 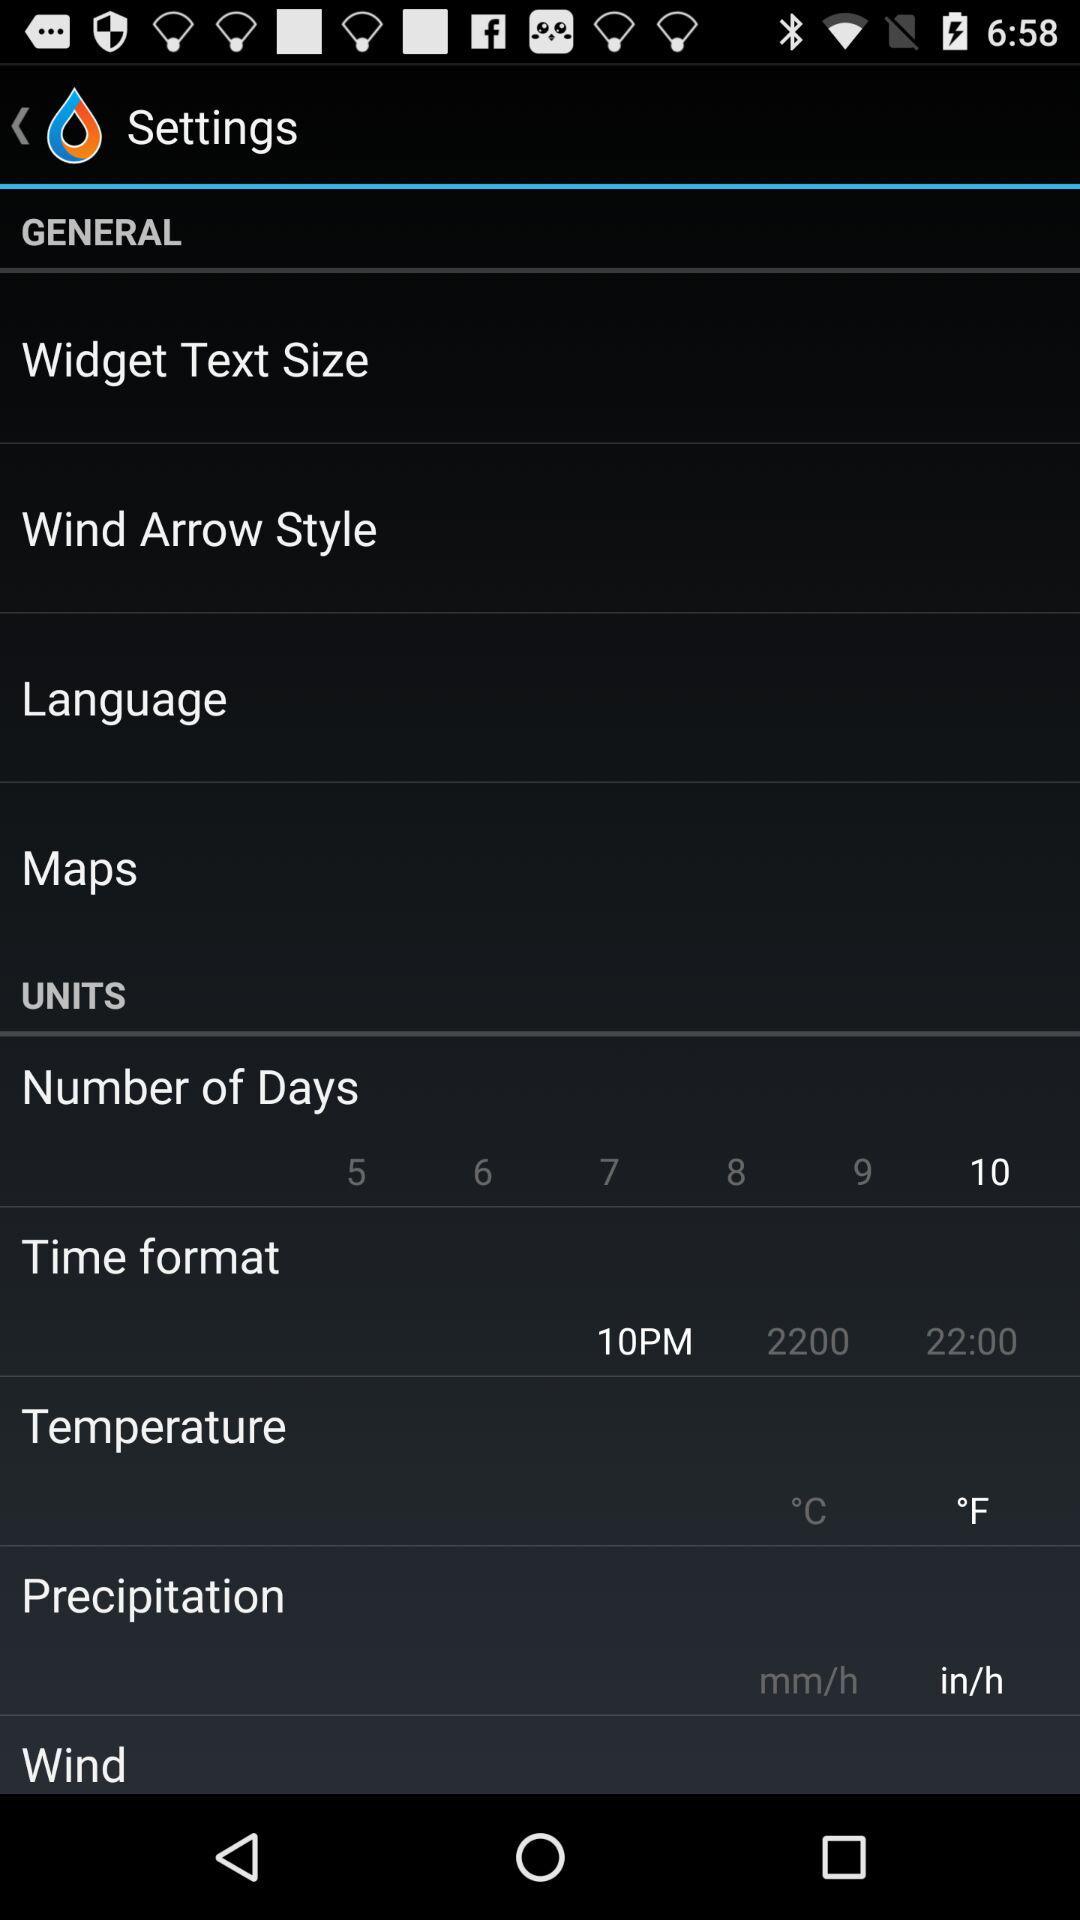 I want to click on the precipitation icon, so click(x=525, y=1593).